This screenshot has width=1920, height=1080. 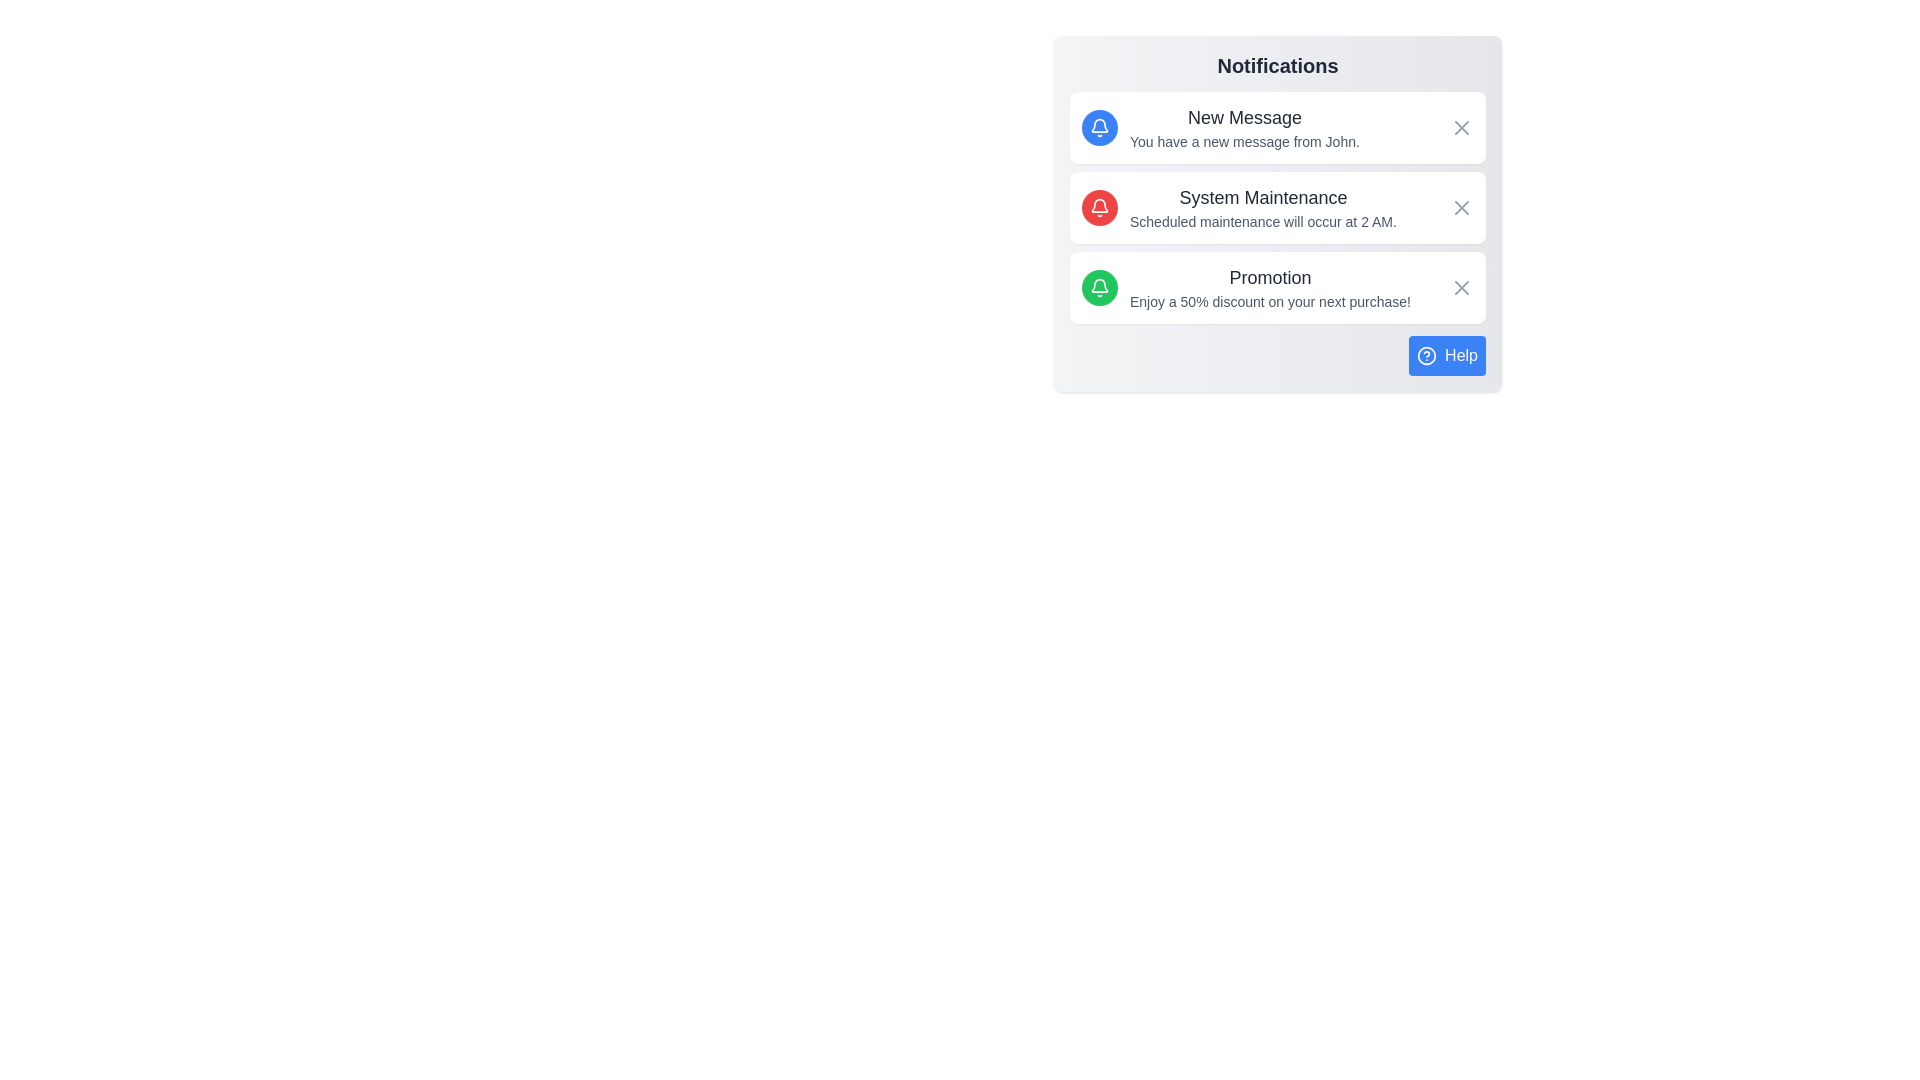 What do you see at coordinates (1245, 288) in the screenshot?
I see `the third notification item in the notification panel, which informs users about a promotional offer` at bounding box center [1245, 288].